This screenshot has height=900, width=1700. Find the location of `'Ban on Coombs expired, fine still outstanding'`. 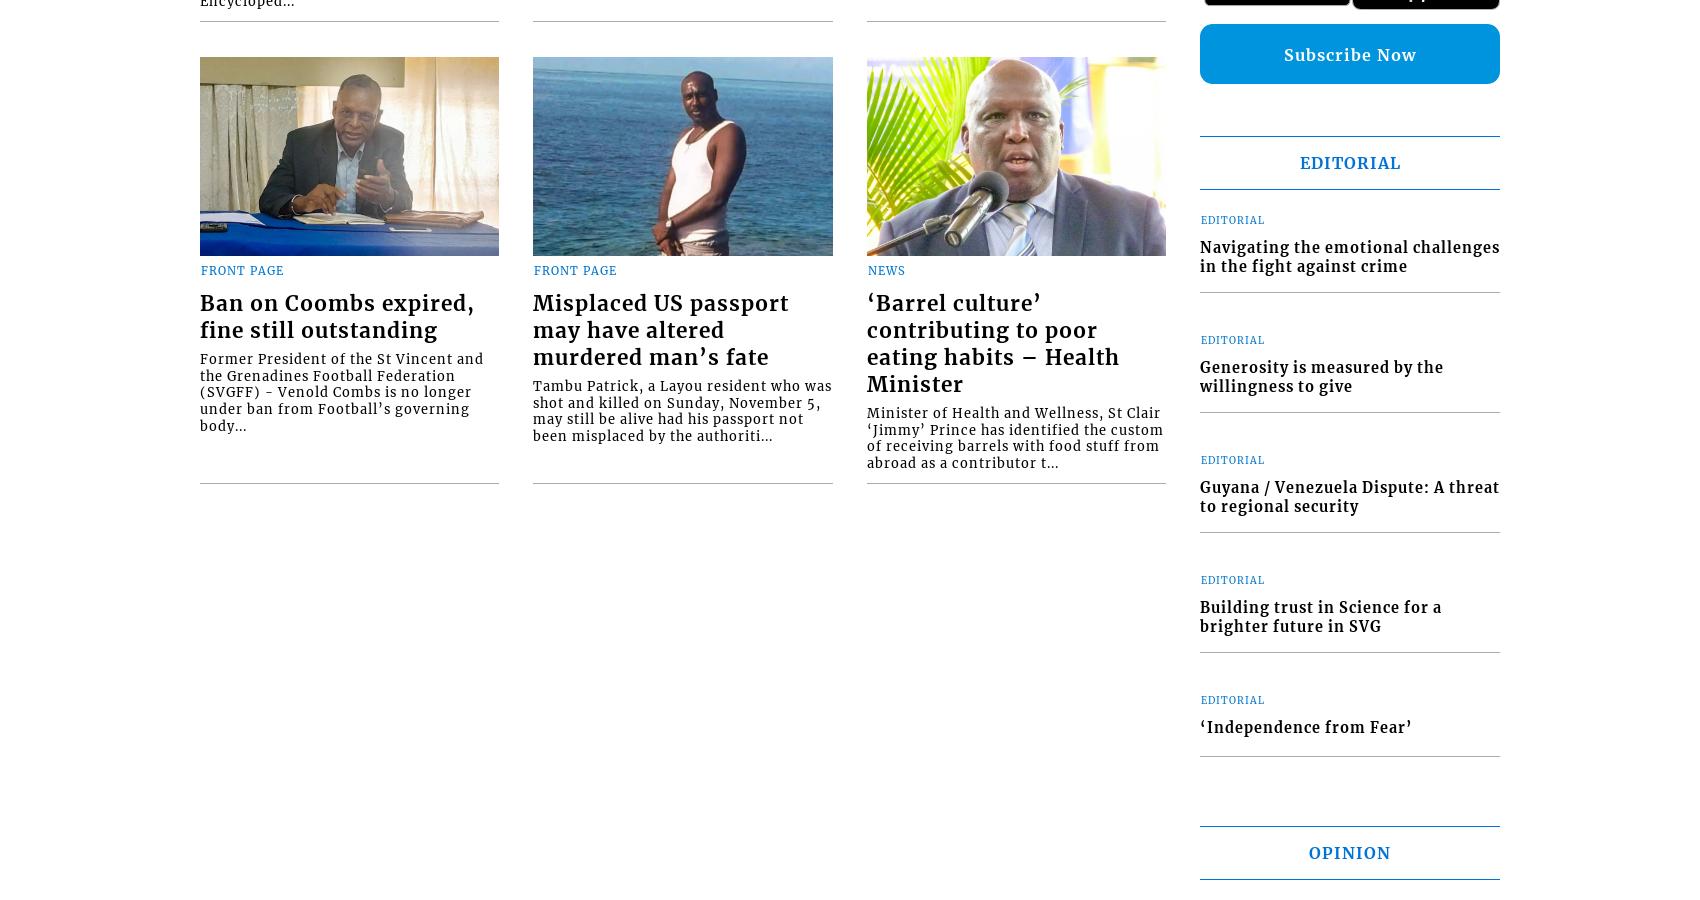

'Ban on Coombs expired, fine still outstanding' is located at coordinates (336, 316).